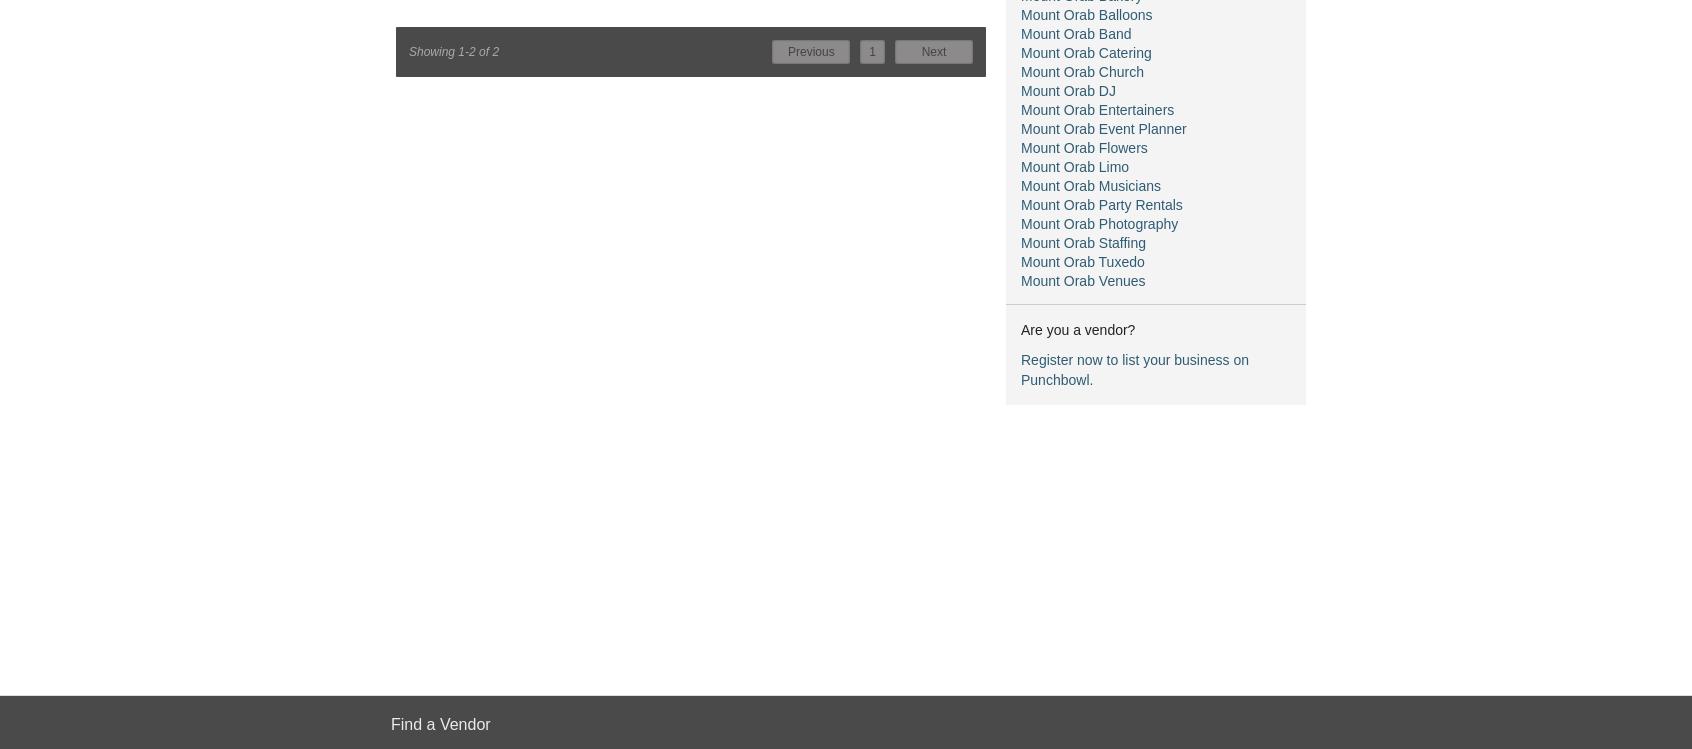 This screenshot has width=1692, height=749. Describe the element at coordinates (439, 723) in the screenshot. I see `'Find a Vendor'` at that location.